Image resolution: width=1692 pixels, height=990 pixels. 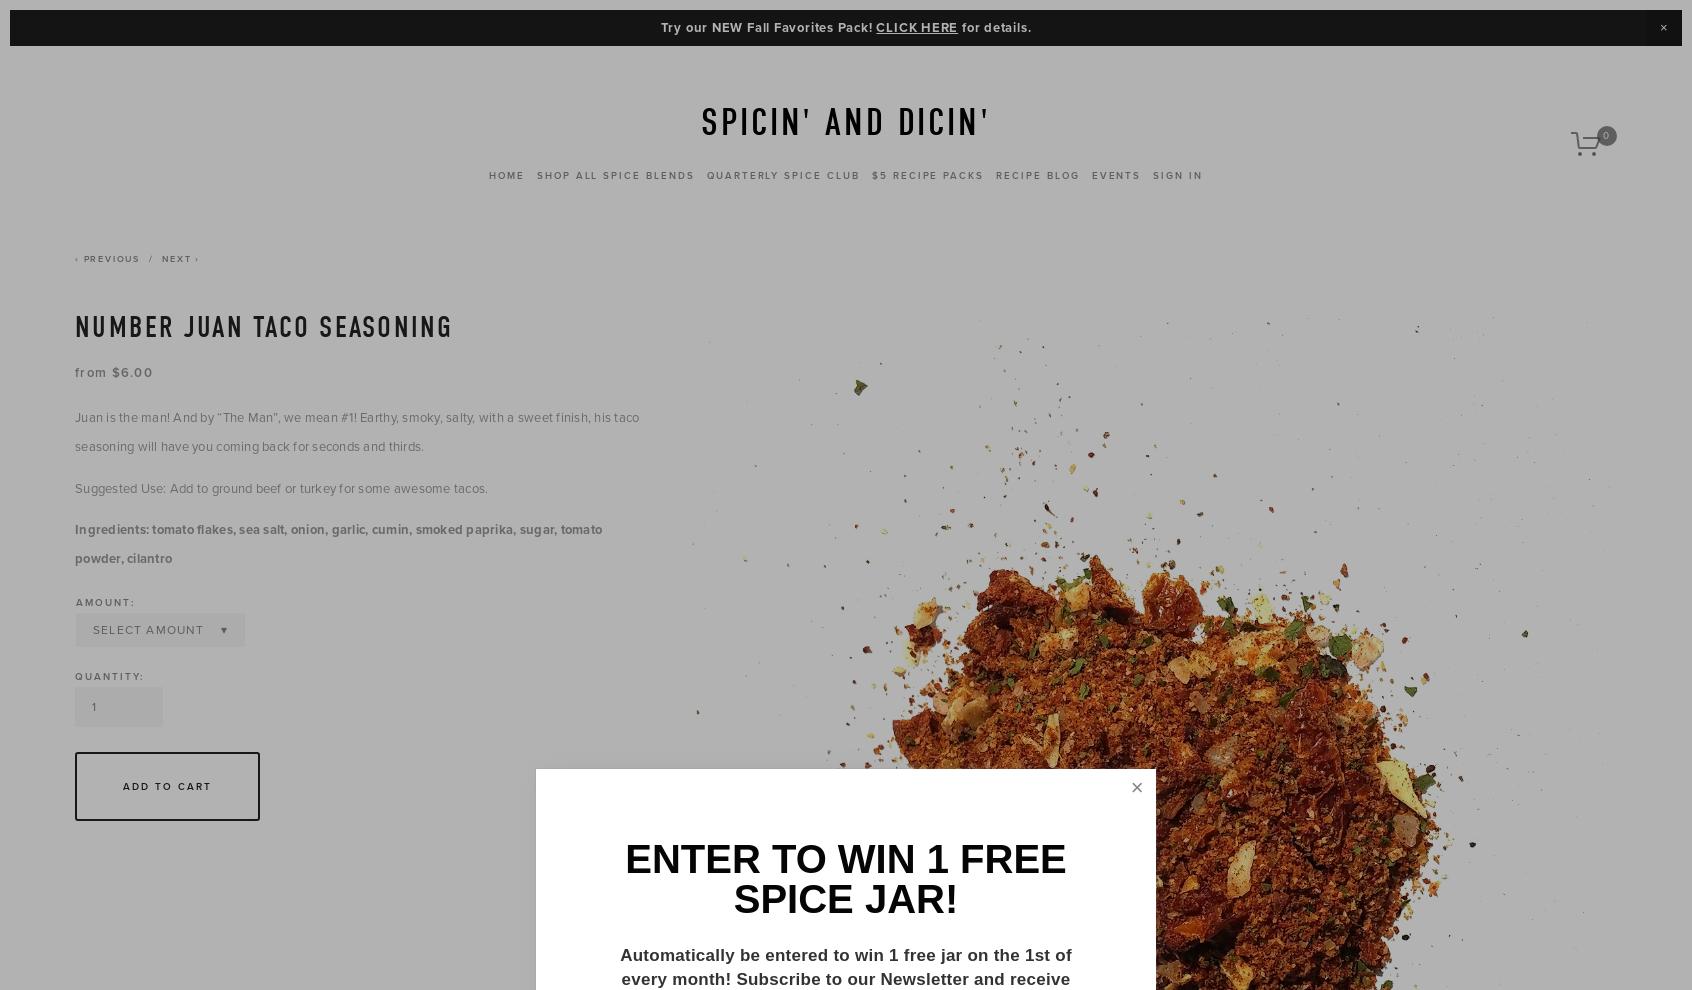 What do you see at coordinates (845, 121) in the screenshot?
I see `'Spicin' and Dicin''` at bounding box center [845, 121].